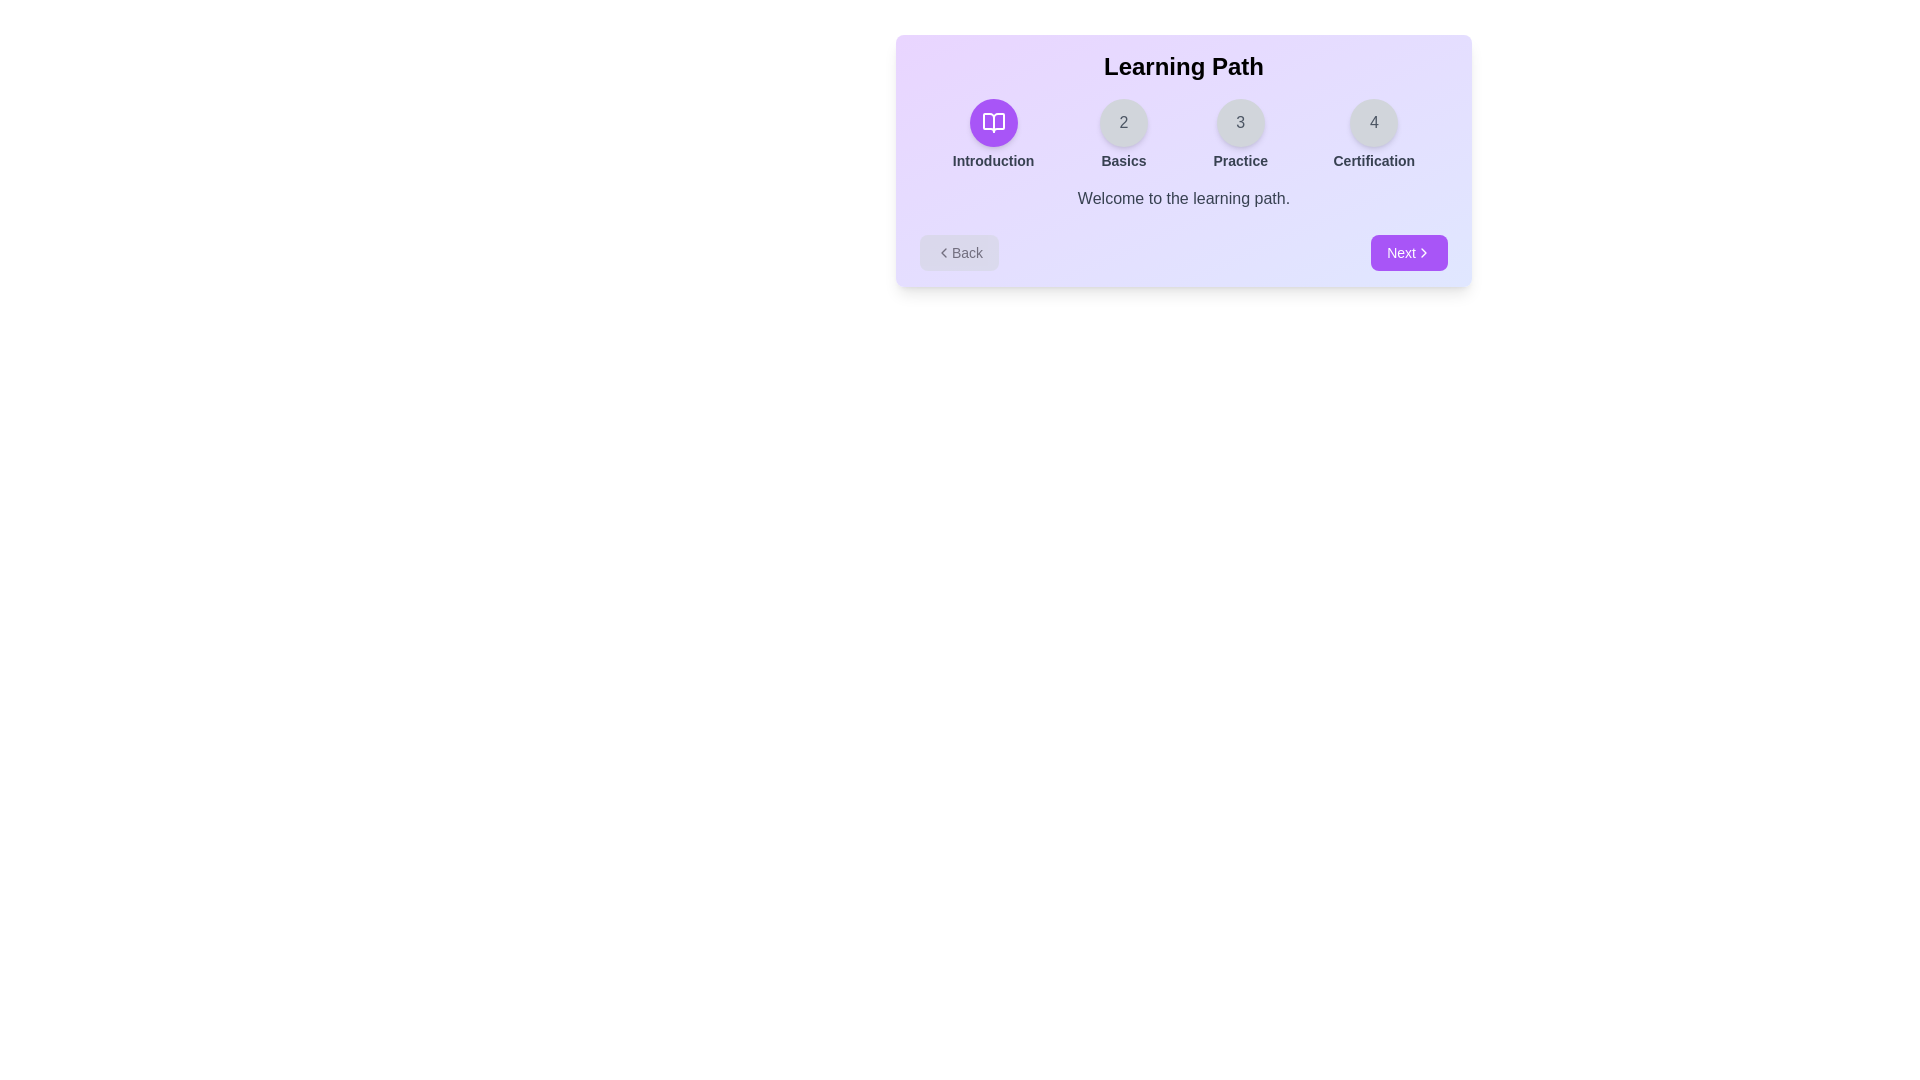 The width and height of the screenshot is (1920, 1080). What do you see at coordinates (1408, 252) in the screenshot?
I see `the 'Next' button to navigate to the next step` at bounding box center [1408, 252].